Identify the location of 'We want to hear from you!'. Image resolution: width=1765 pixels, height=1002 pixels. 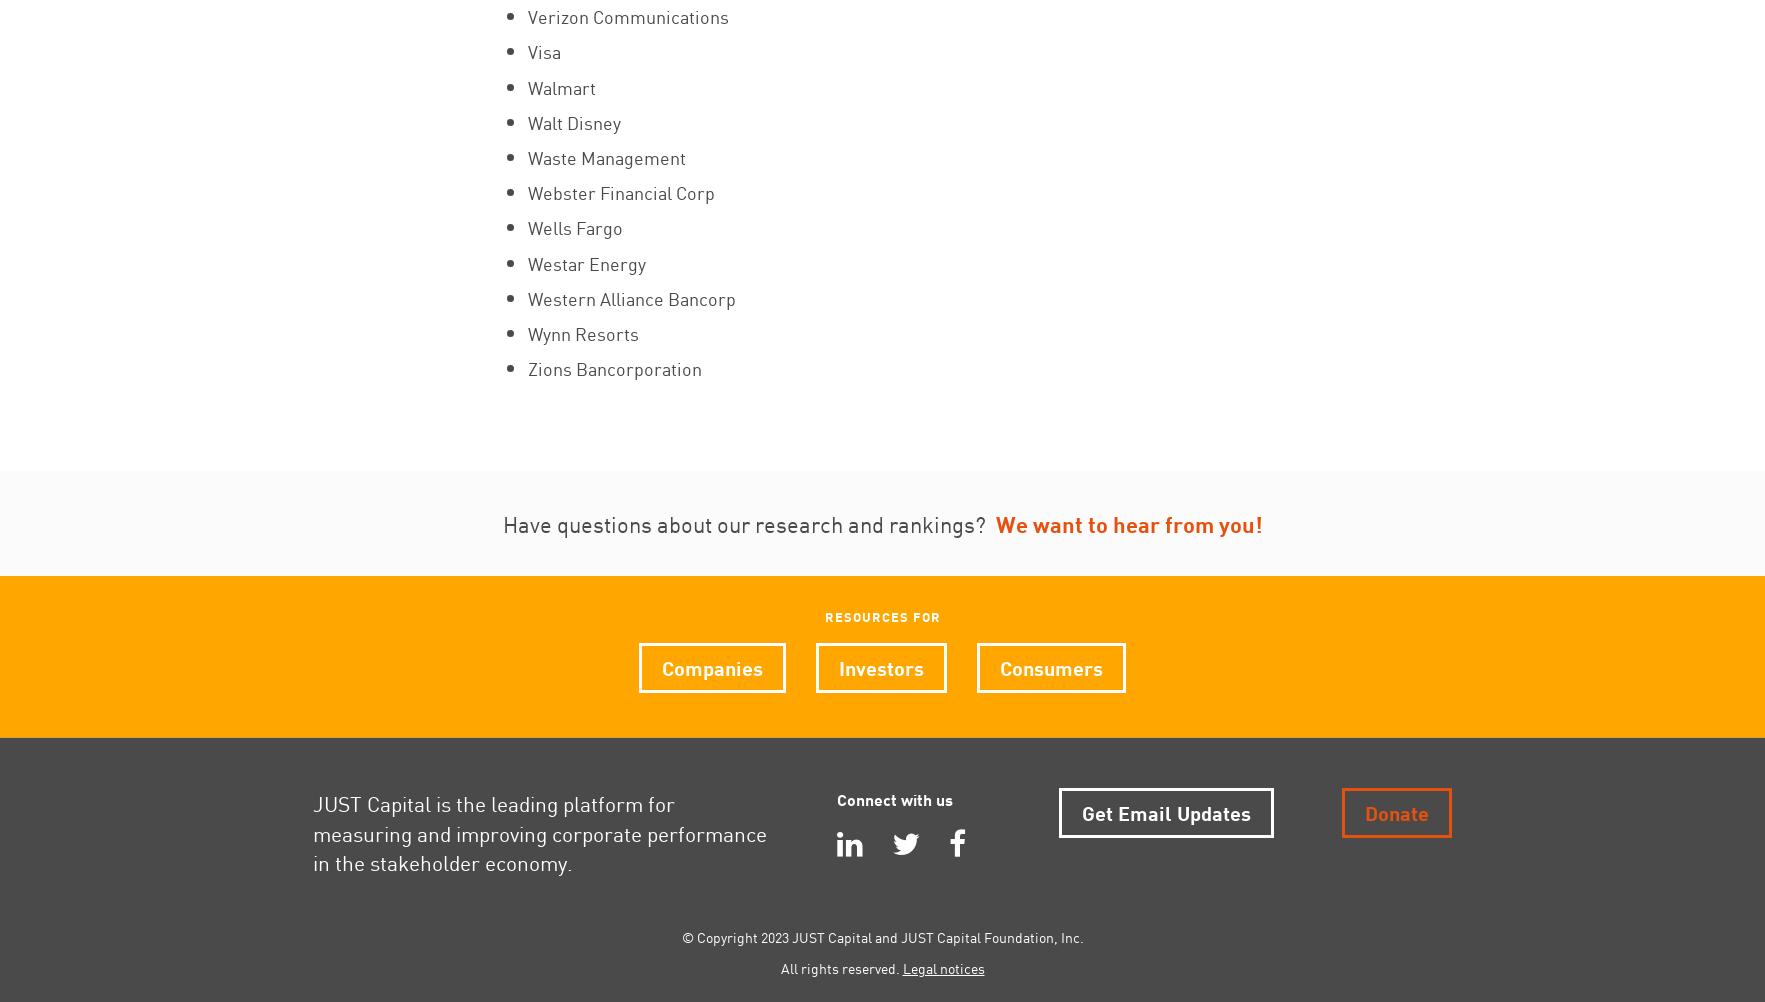
(1128, 523).